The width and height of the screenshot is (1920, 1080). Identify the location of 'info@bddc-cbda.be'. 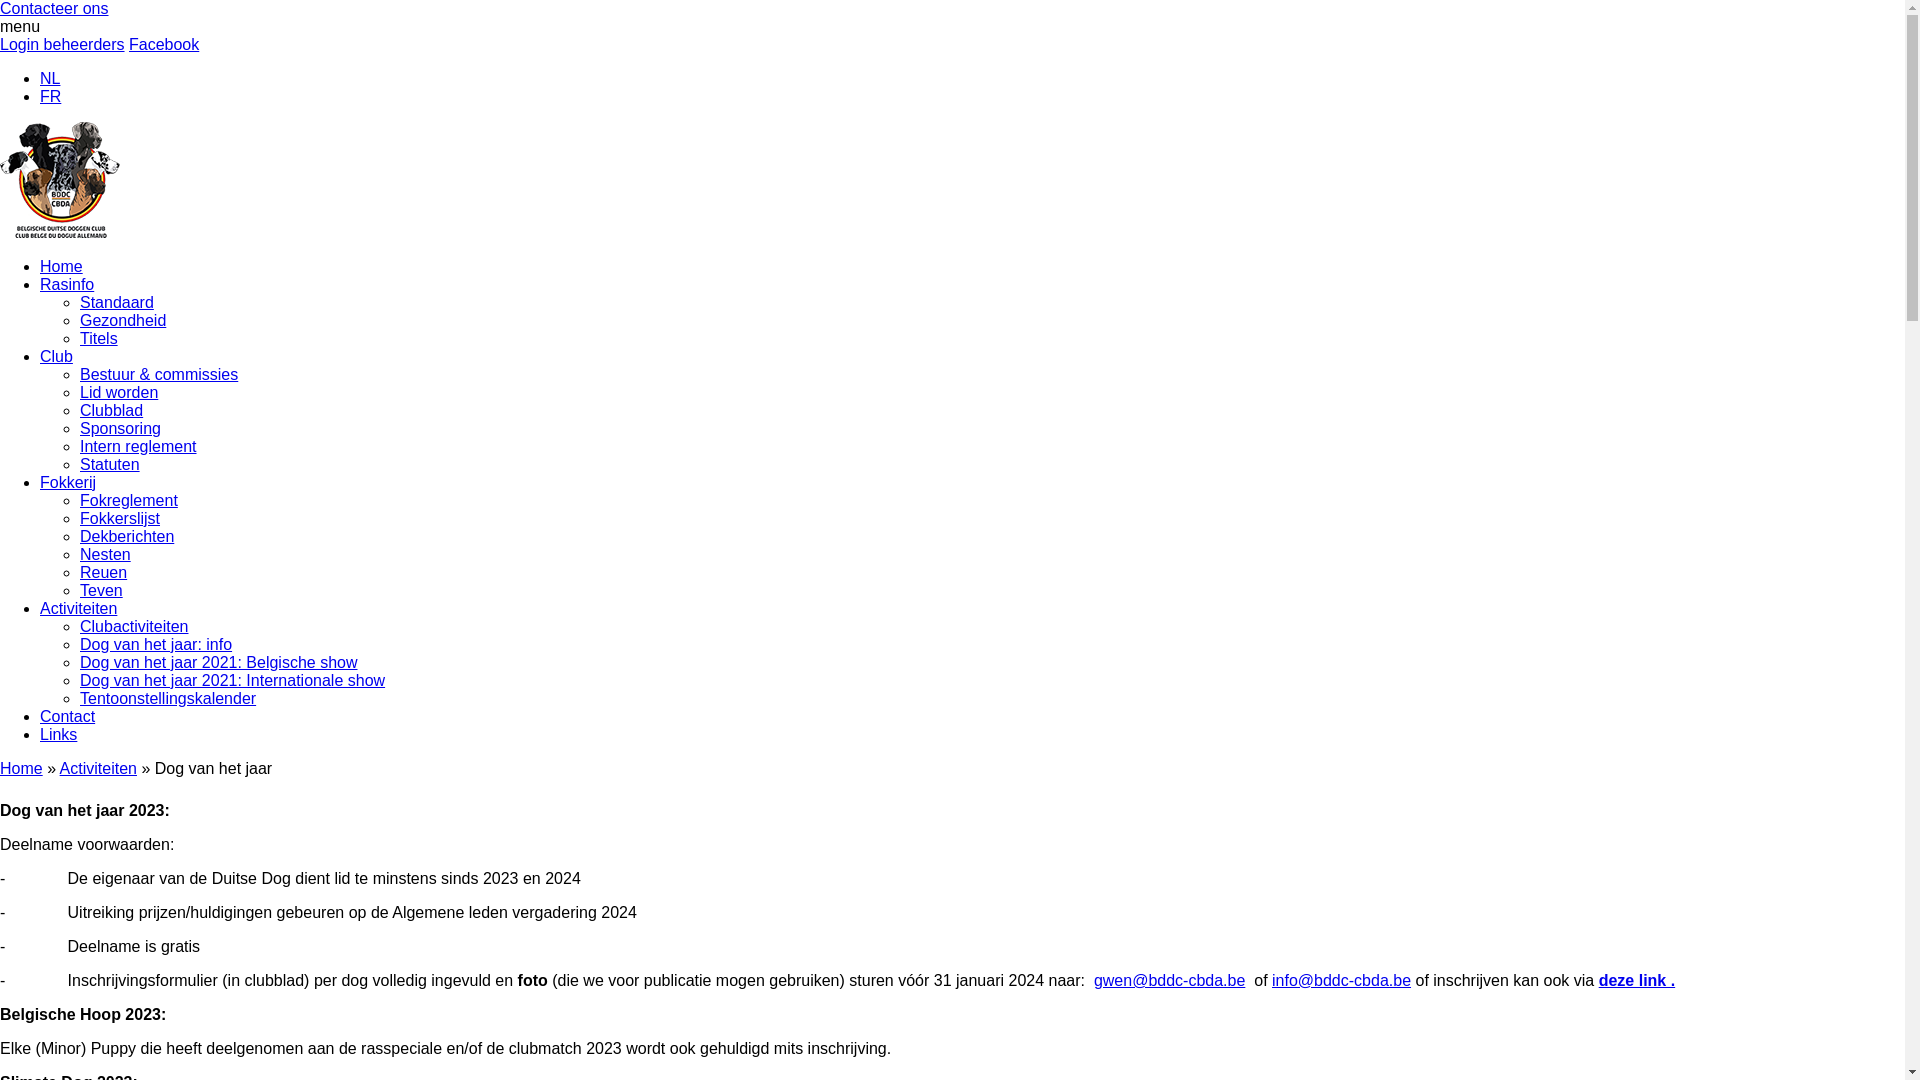
(1341, 979).